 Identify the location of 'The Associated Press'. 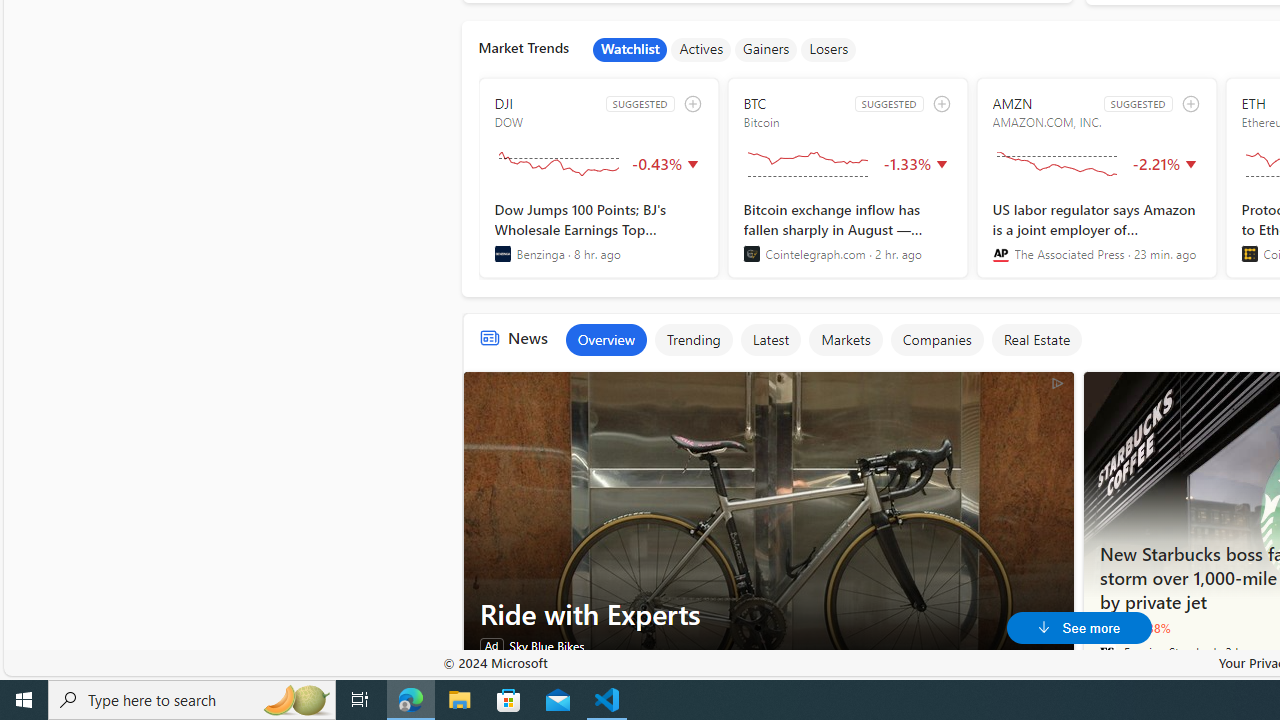
(1000, 253).